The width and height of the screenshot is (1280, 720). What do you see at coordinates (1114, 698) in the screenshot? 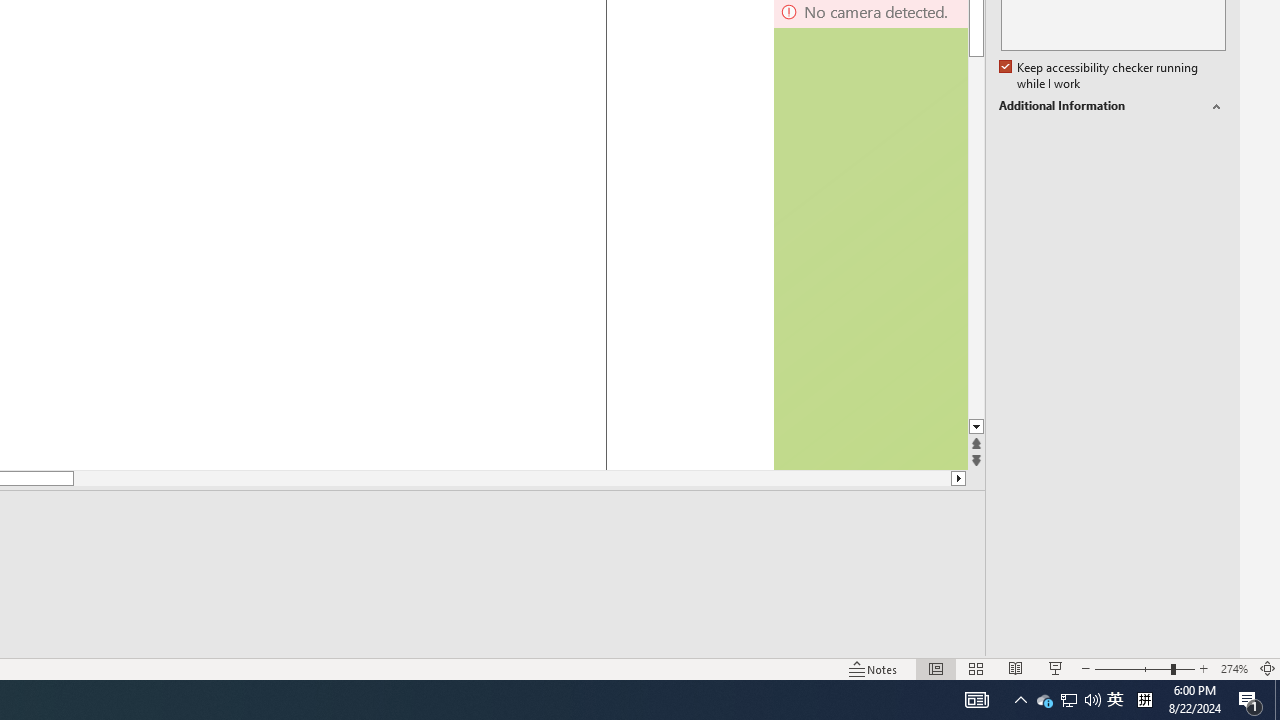
I see `'IME Mode Icon - IME is disabled'` at bounding box center [1114, 698].